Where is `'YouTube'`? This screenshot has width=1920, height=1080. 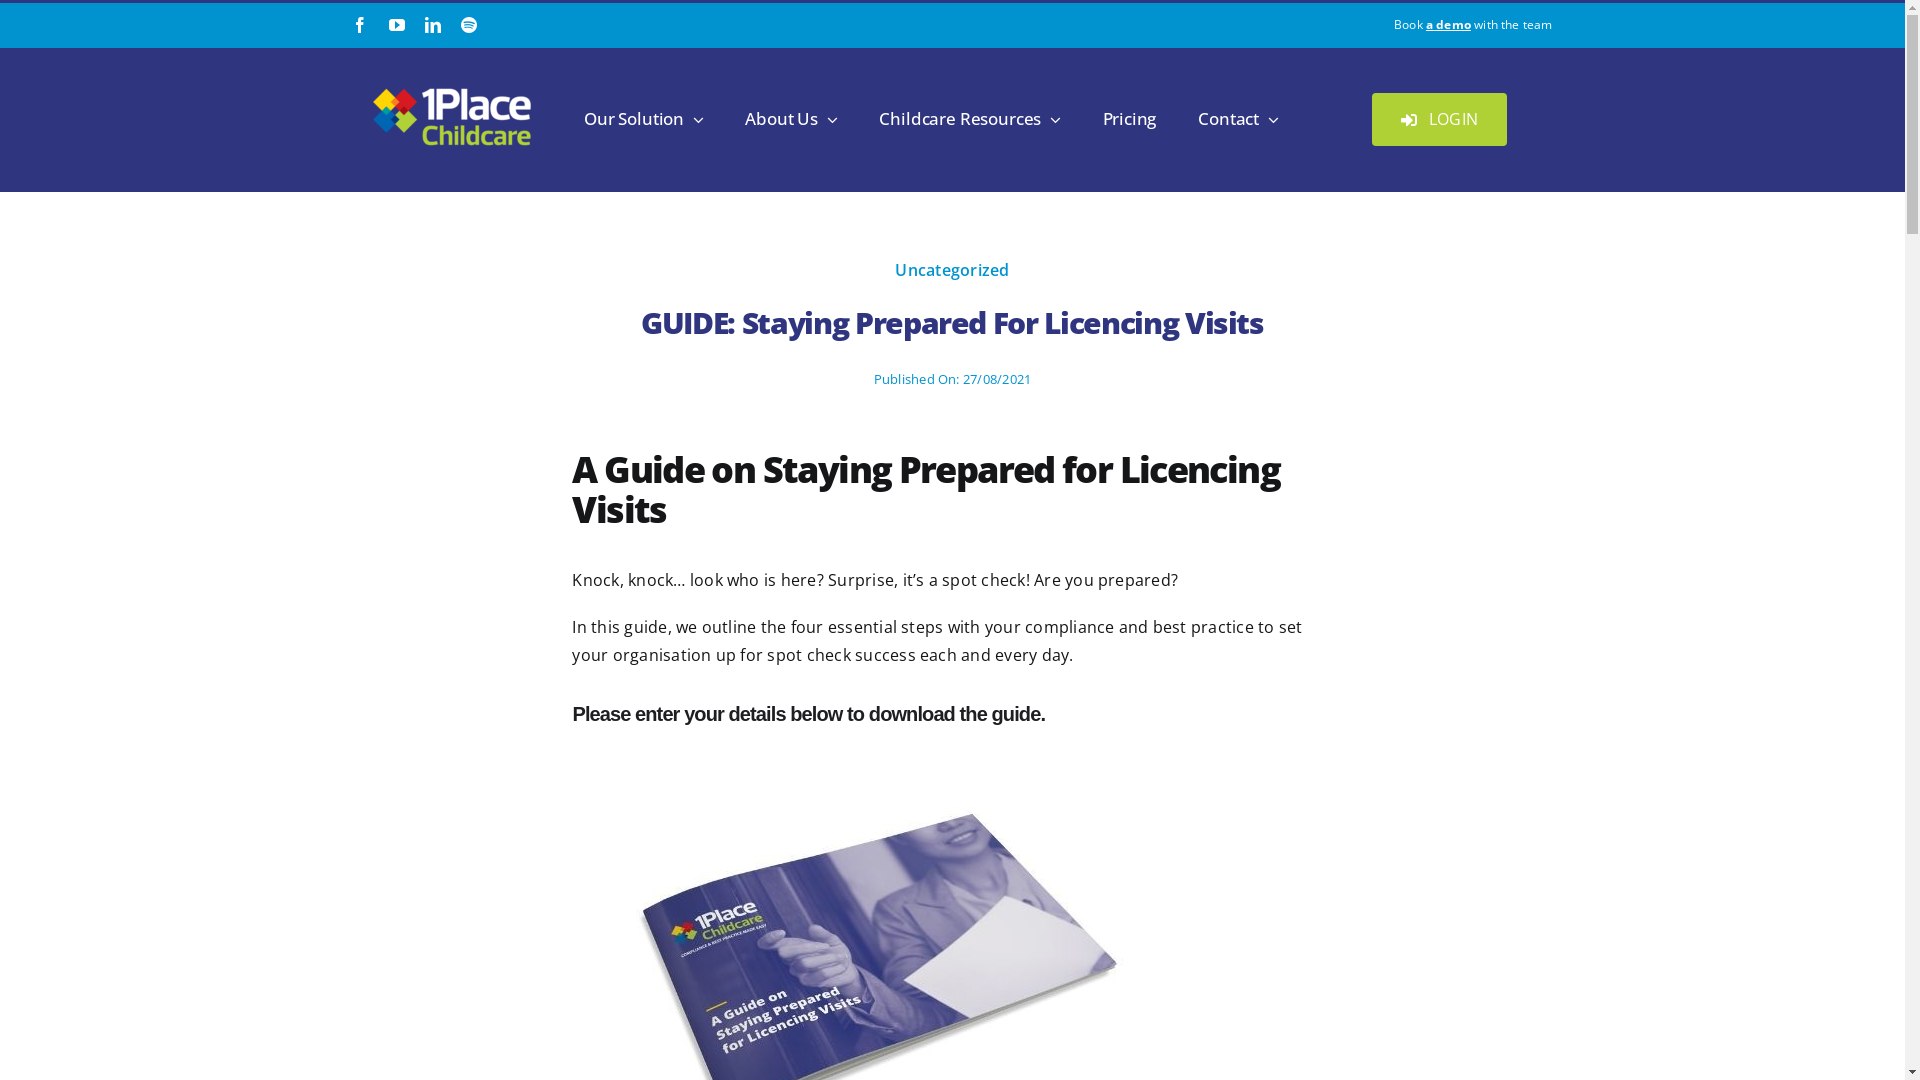 'YouTube' is located at coordinates (397, 24).